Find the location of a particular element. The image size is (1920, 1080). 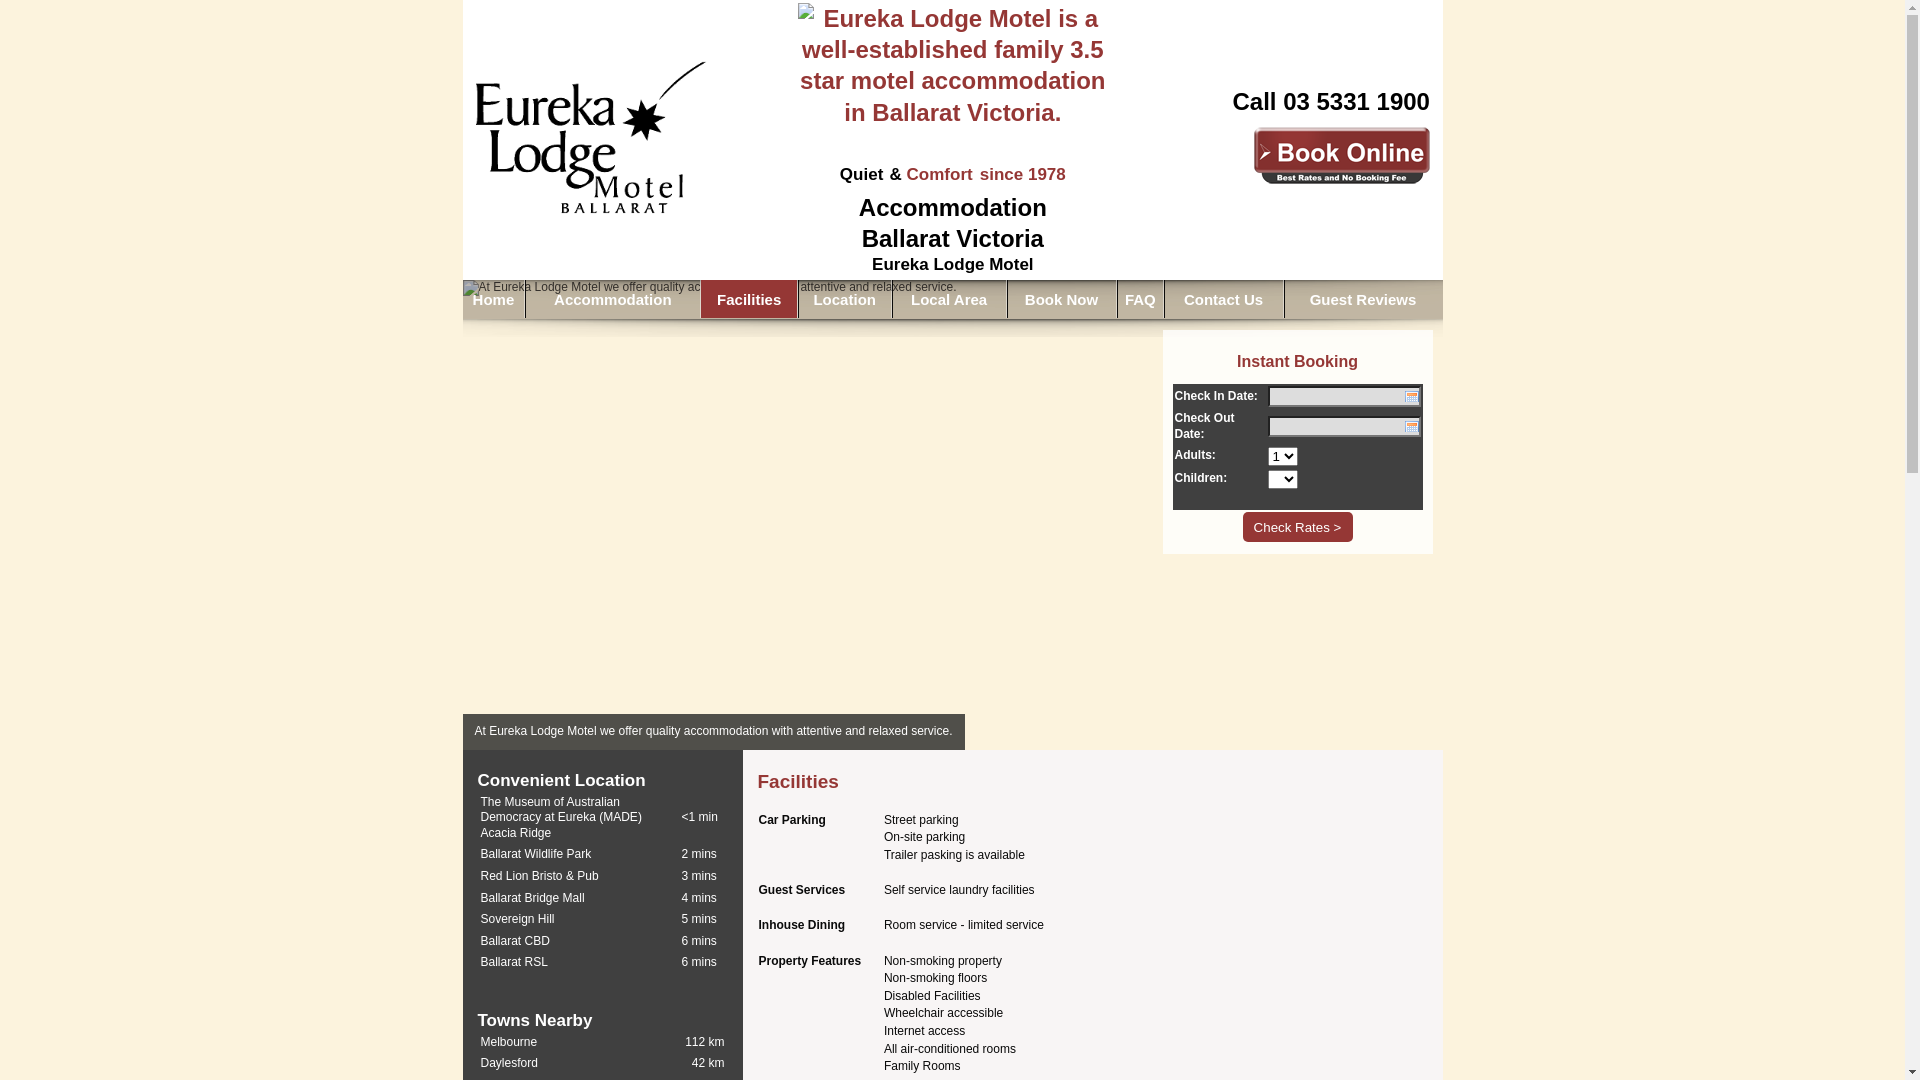

'Check Rates >' is located at coordinates (1296, 526).